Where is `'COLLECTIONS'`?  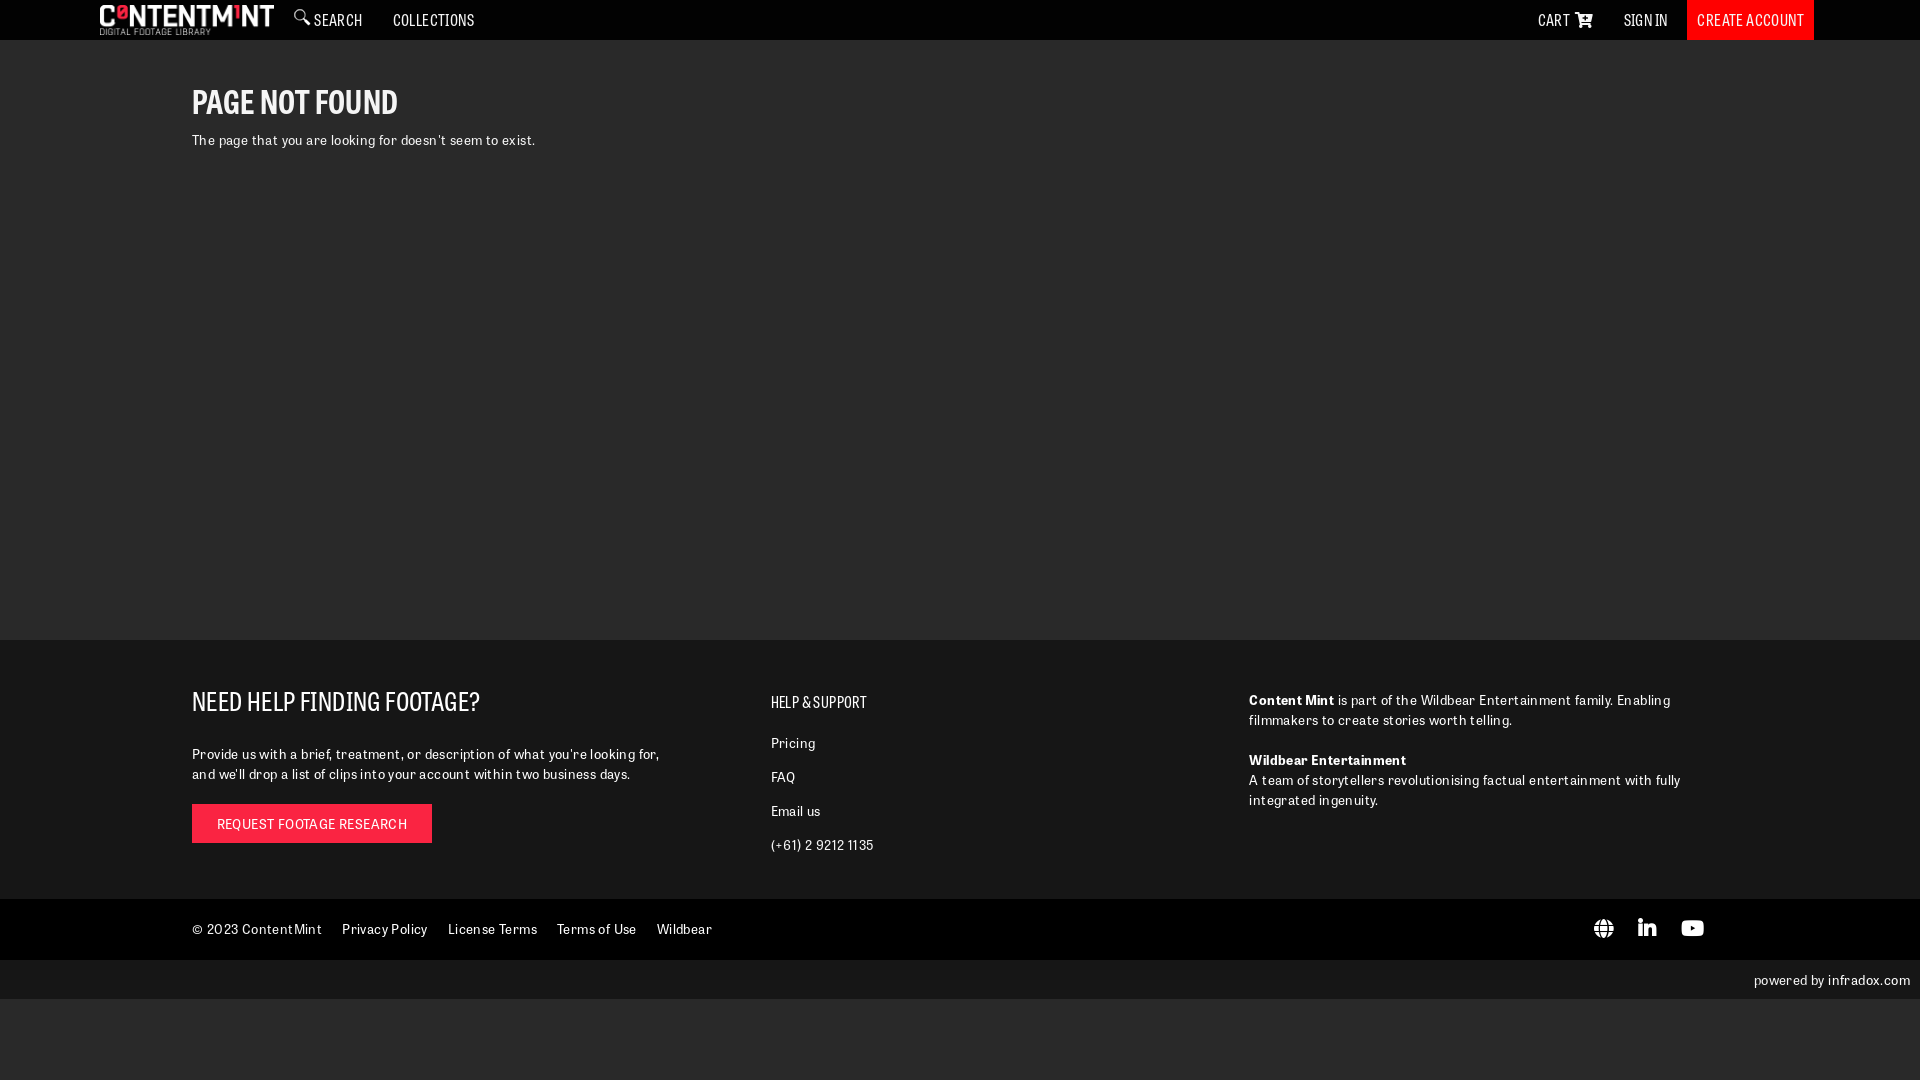
'COLLECTIONS' is located at coordinates (432, 19).